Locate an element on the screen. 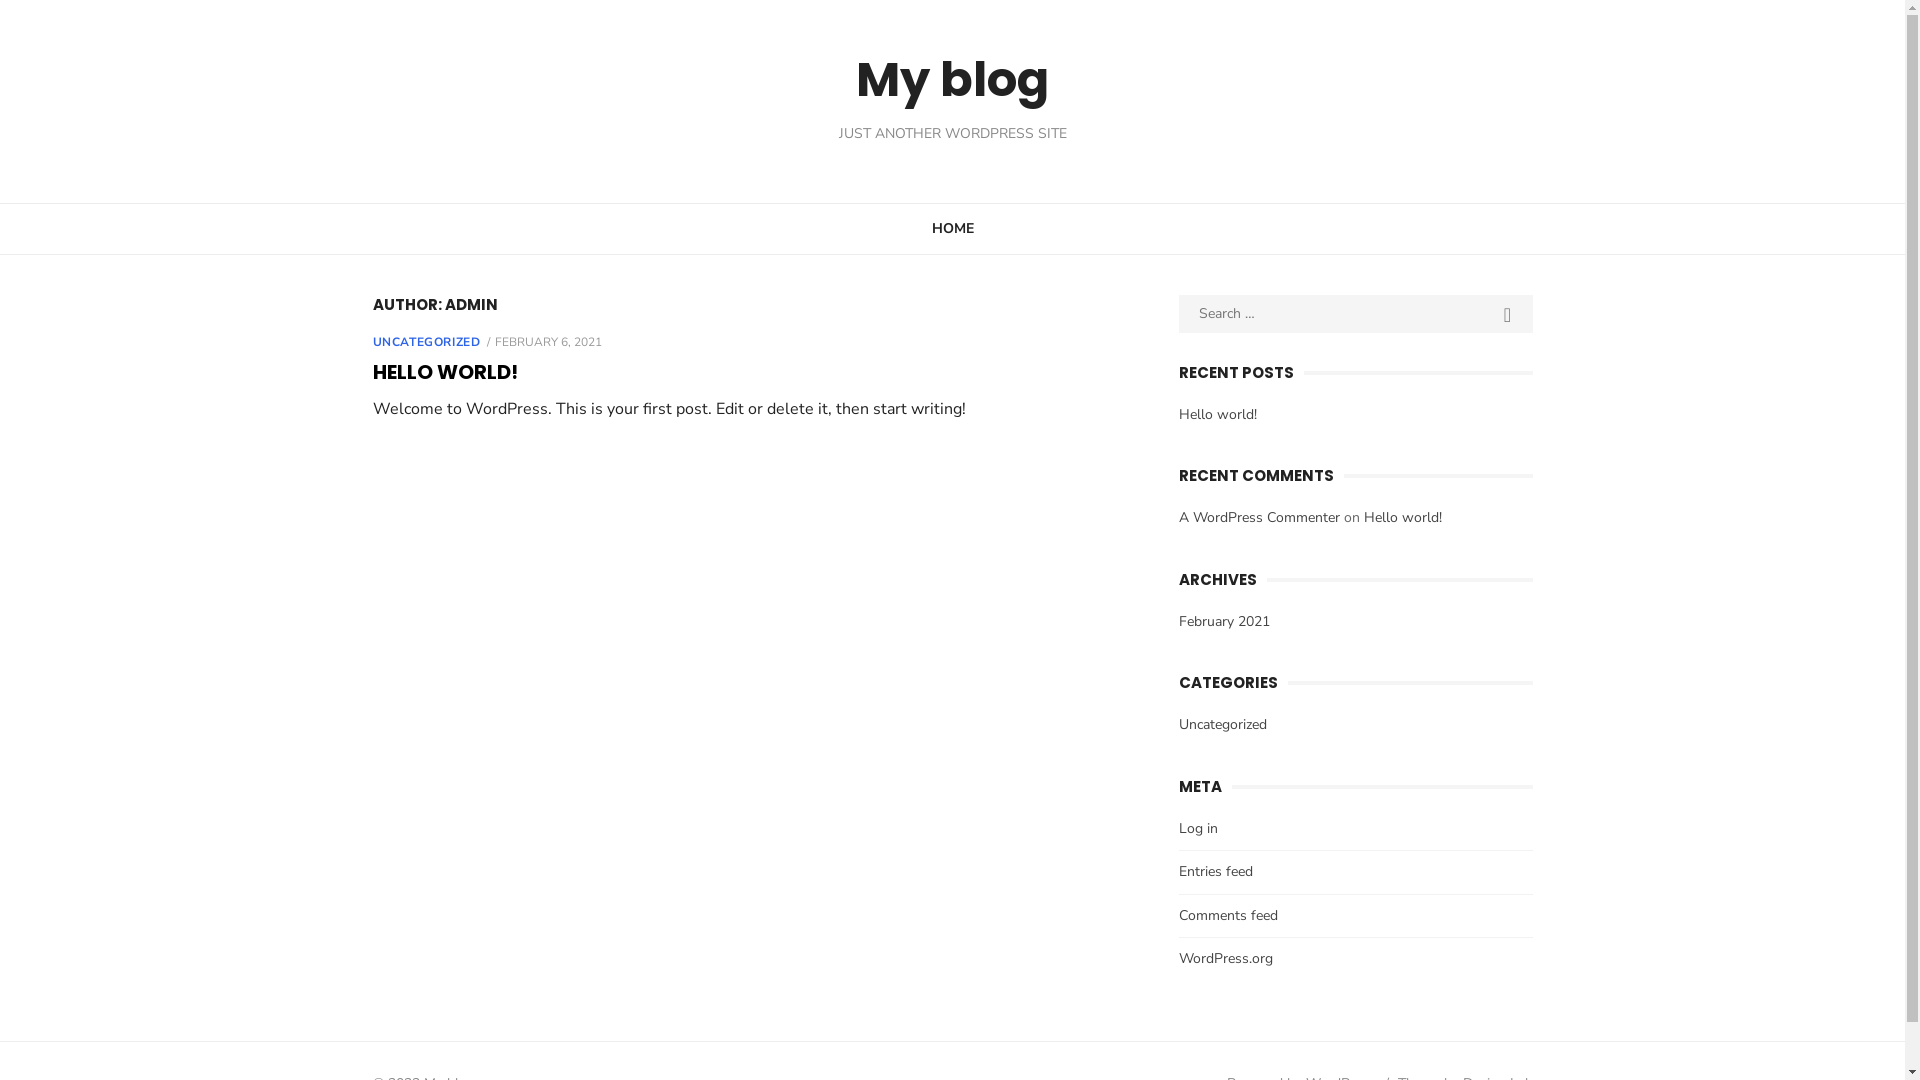 Image resolution: width=1920 pixels, height=1080 pixels. 'Comments feed' is located at coordinates (1227, 915).